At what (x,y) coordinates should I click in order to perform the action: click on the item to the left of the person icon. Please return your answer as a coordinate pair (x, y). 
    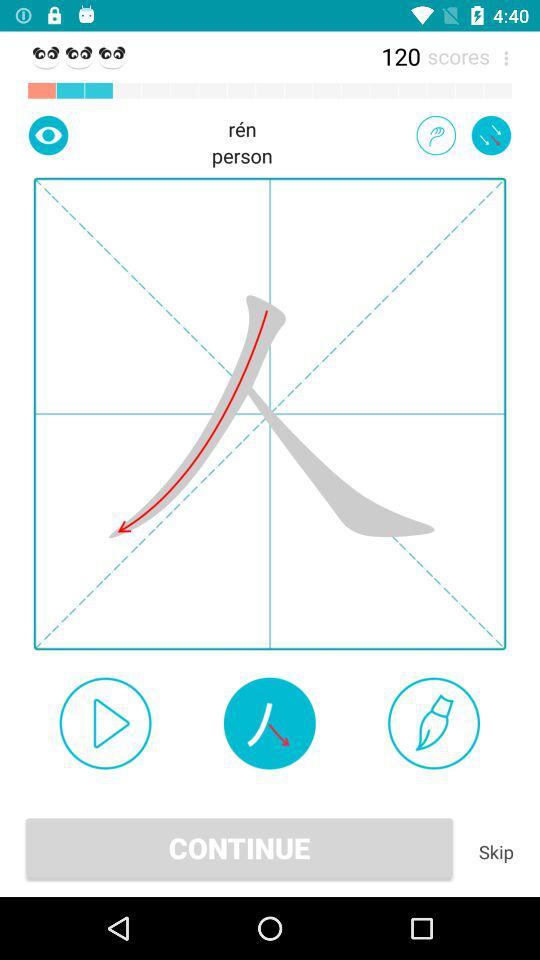
    Looking at the image, I should click on (48, 134).